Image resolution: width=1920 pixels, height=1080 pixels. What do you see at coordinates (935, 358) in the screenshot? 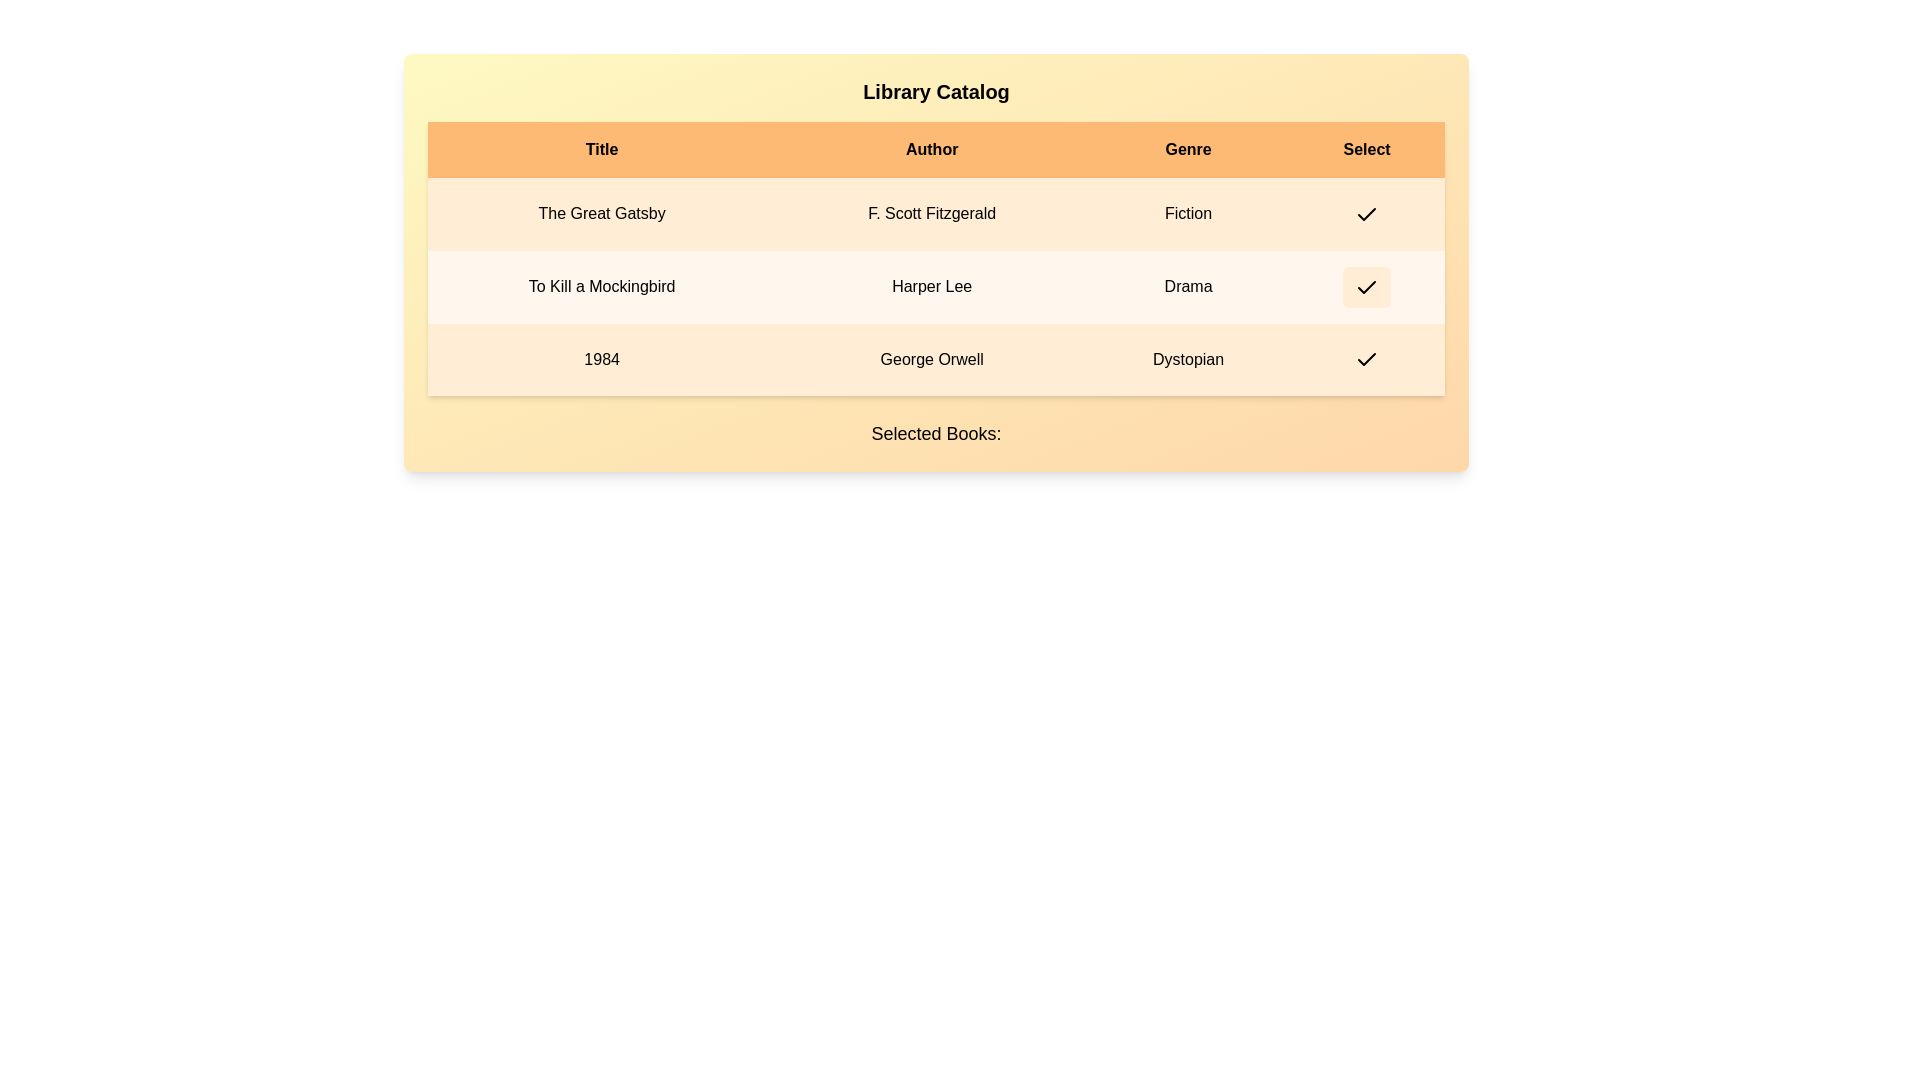
I see `the third row in the table that contains the book '1984' by George Orwell, which has a light orange background and includes a clickable checkmark icon for highlighting` at bounding box center [935, 358].